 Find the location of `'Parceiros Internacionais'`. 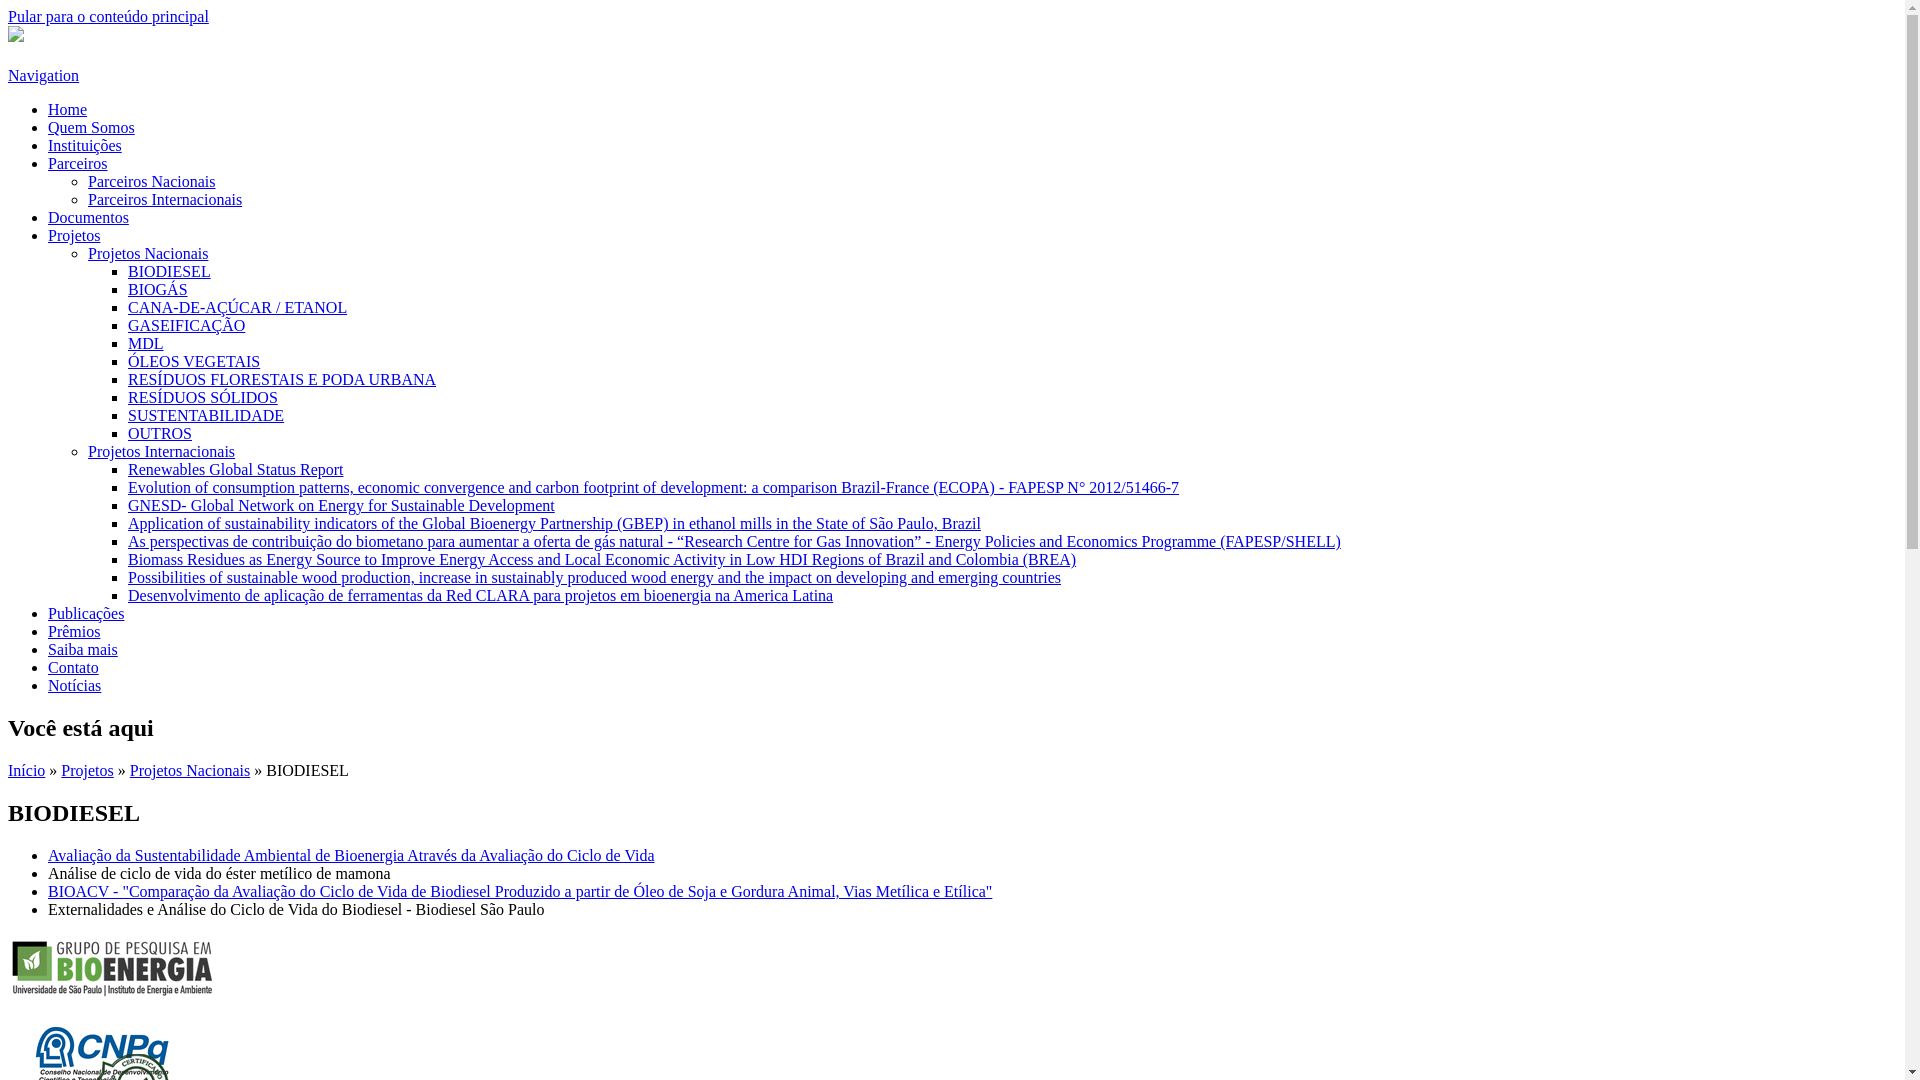

'Parceiros Internacionais' is located at coordinates (164, 199).